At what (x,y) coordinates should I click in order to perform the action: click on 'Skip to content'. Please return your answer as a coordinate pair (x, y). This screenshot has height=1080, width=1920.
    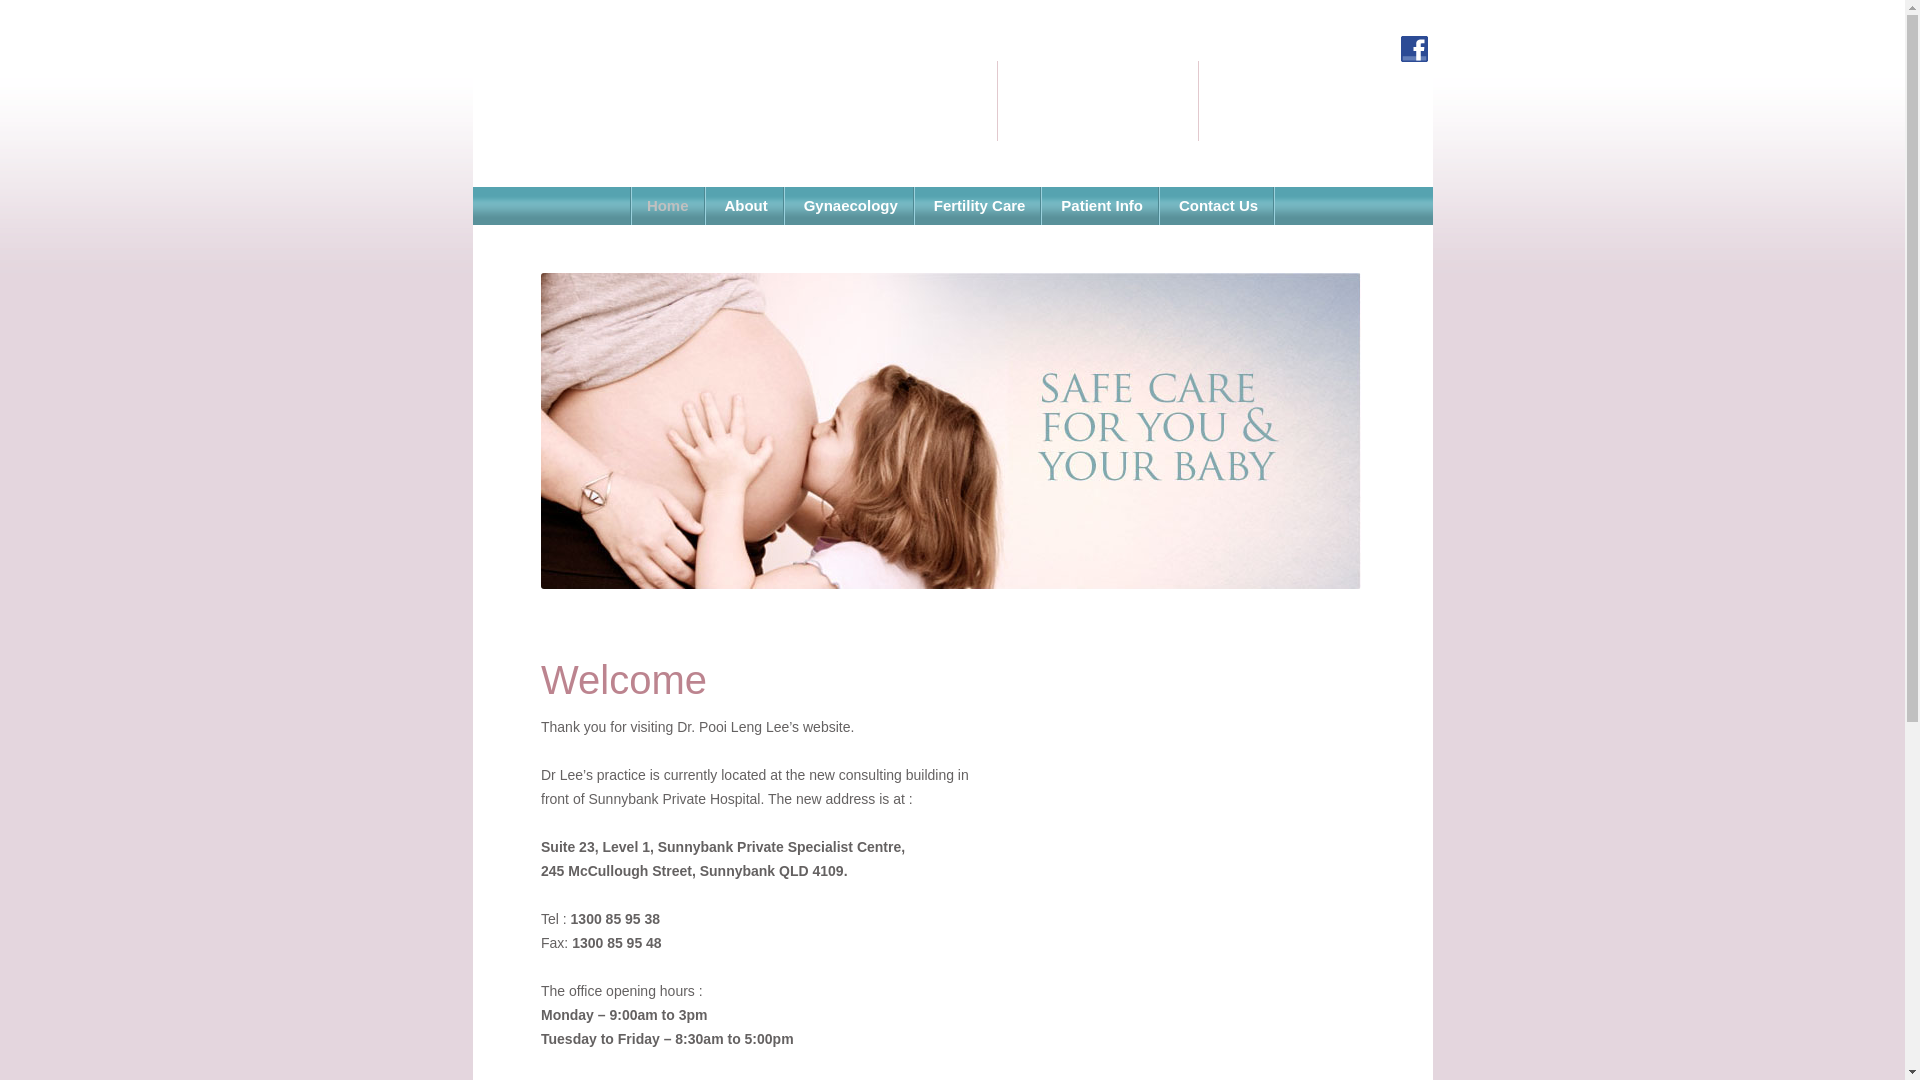
    Looking at the image, I should click on (998, 193).